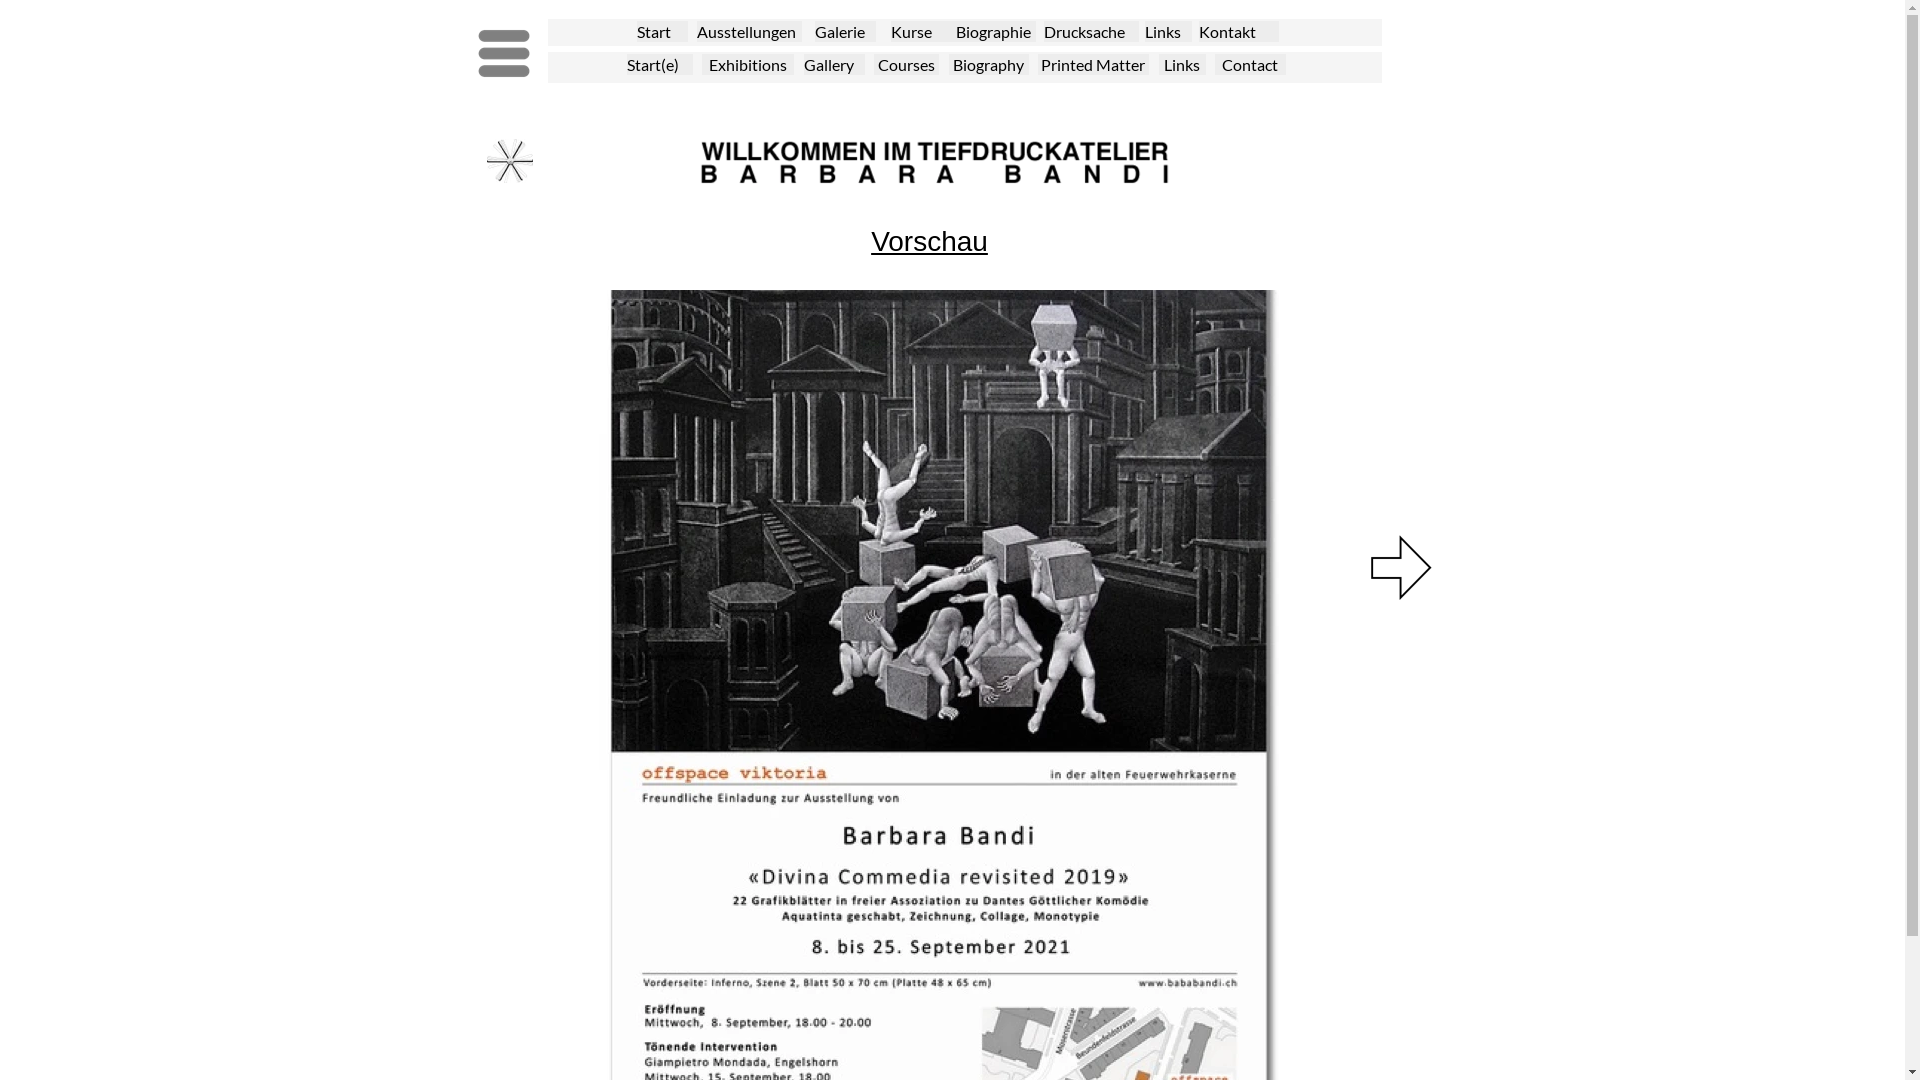  What do you see at coordinates (928, 240) in the screenshot?
I see `'Vorschau'` at bounding box center [928, 240].